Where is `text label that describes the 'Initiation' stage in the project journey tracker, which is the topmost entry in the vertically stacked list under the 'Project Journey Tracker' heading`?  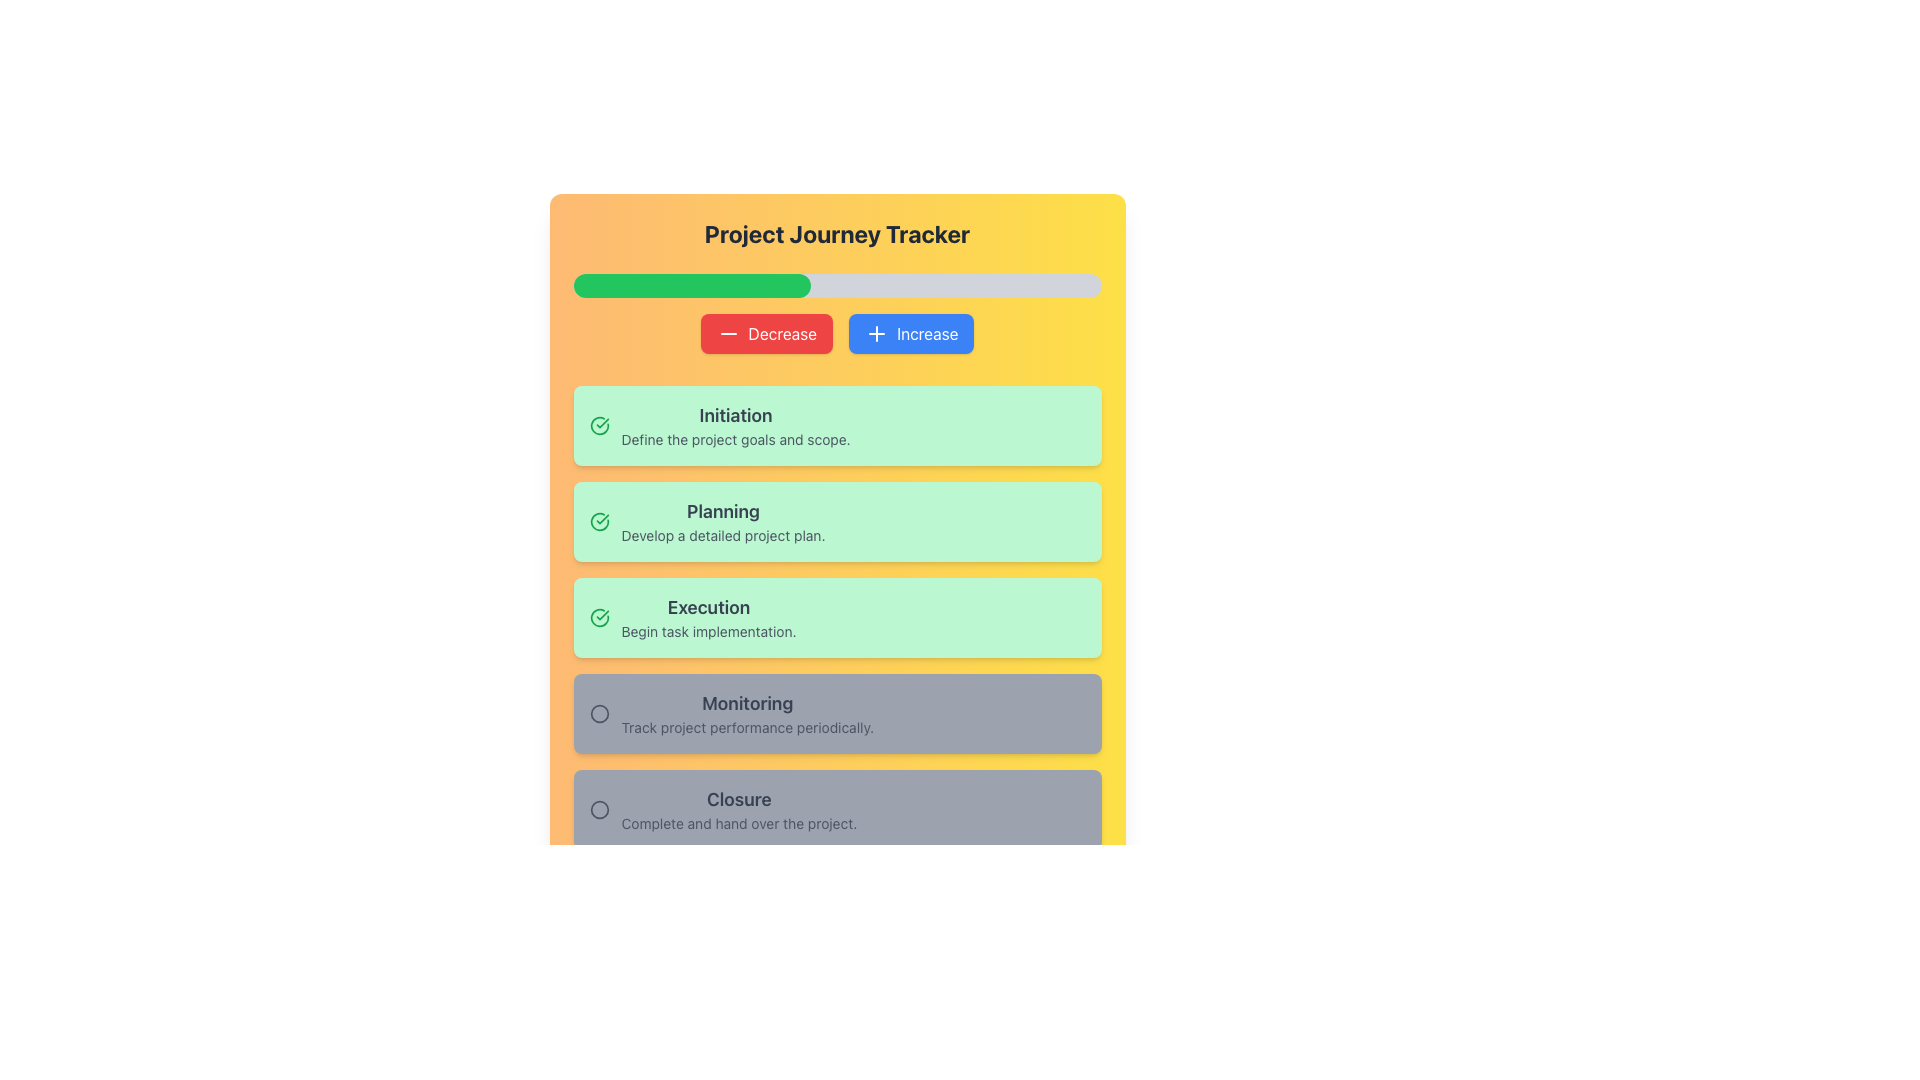 text label that describes the 'Initiation' stage in the project journey tracker, which is the topmost entry in the vertically stacked list under the 'Project Journey Tracker' heading is located at coordinates (735, 424).